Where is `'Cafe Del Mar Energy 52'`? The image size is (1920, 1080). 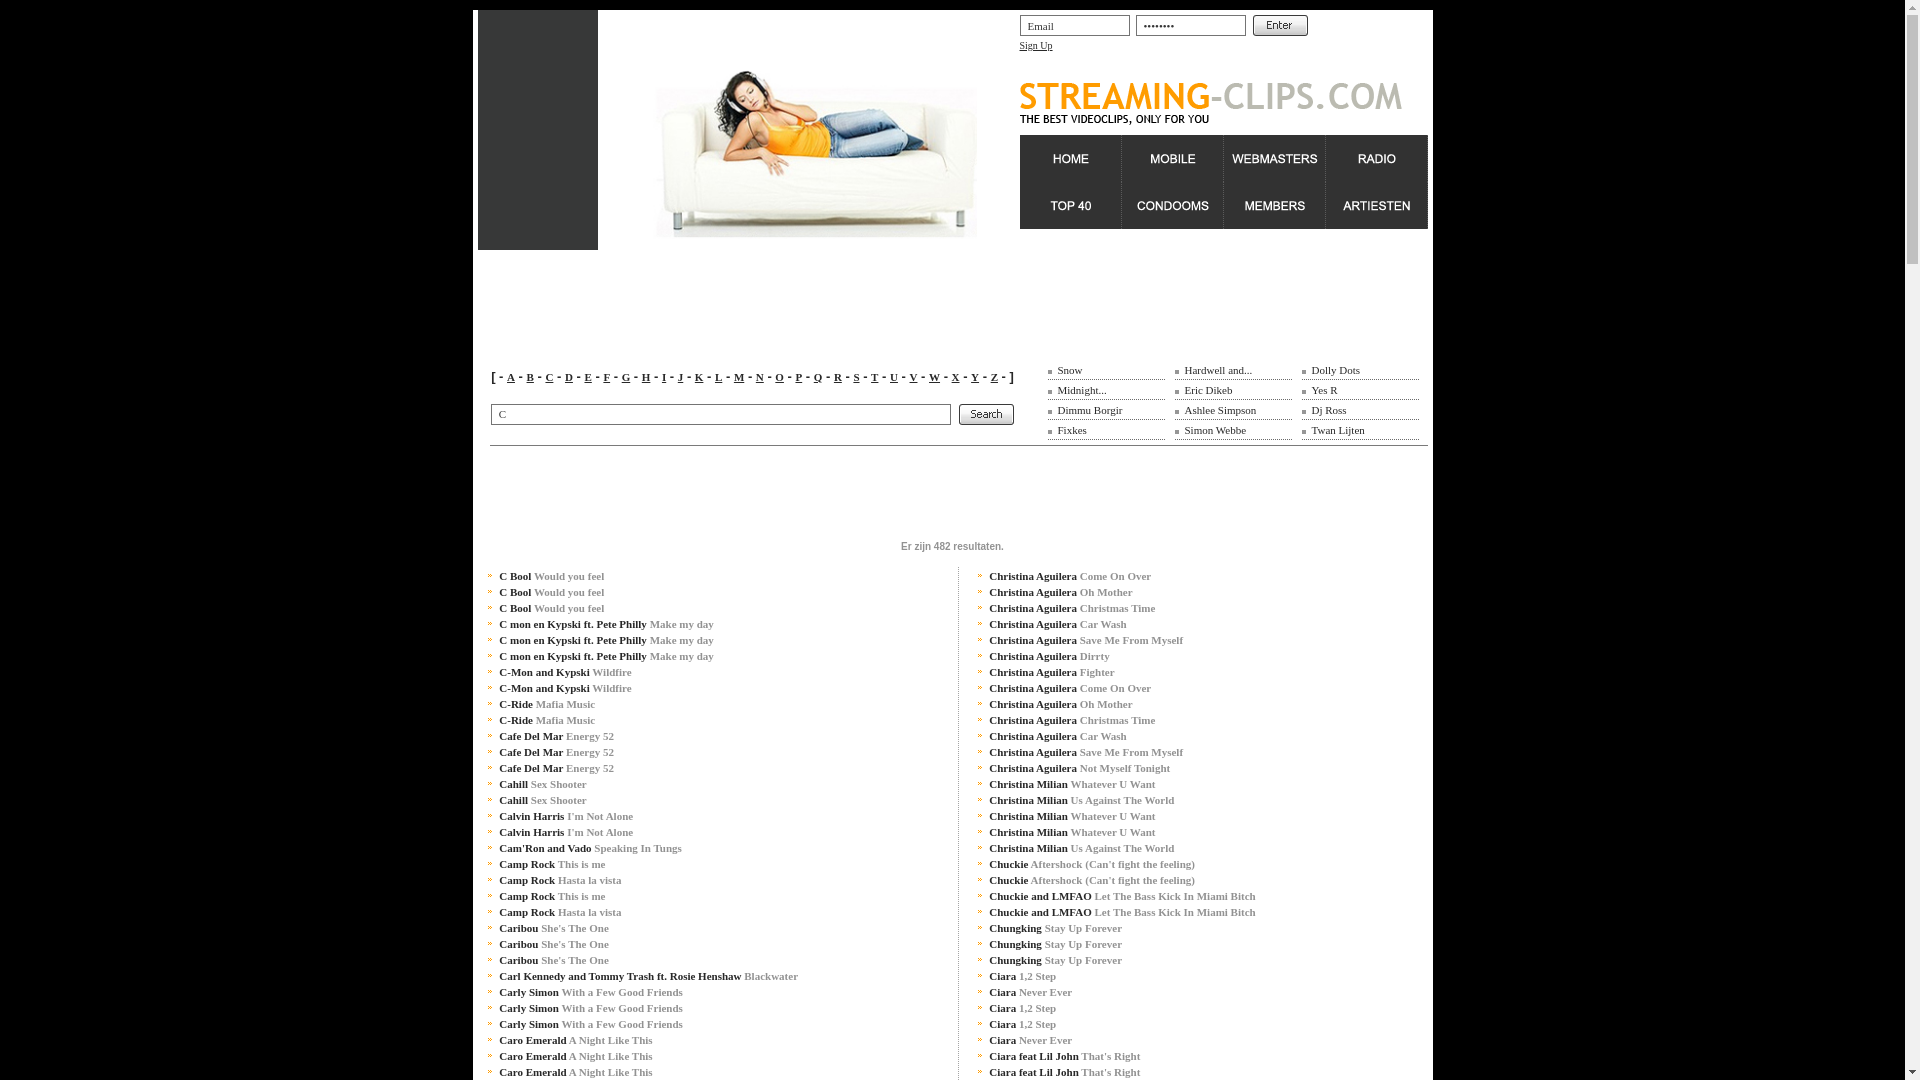 'Cafe Del Mar Energy 52' is located at coordinates (556, 736).